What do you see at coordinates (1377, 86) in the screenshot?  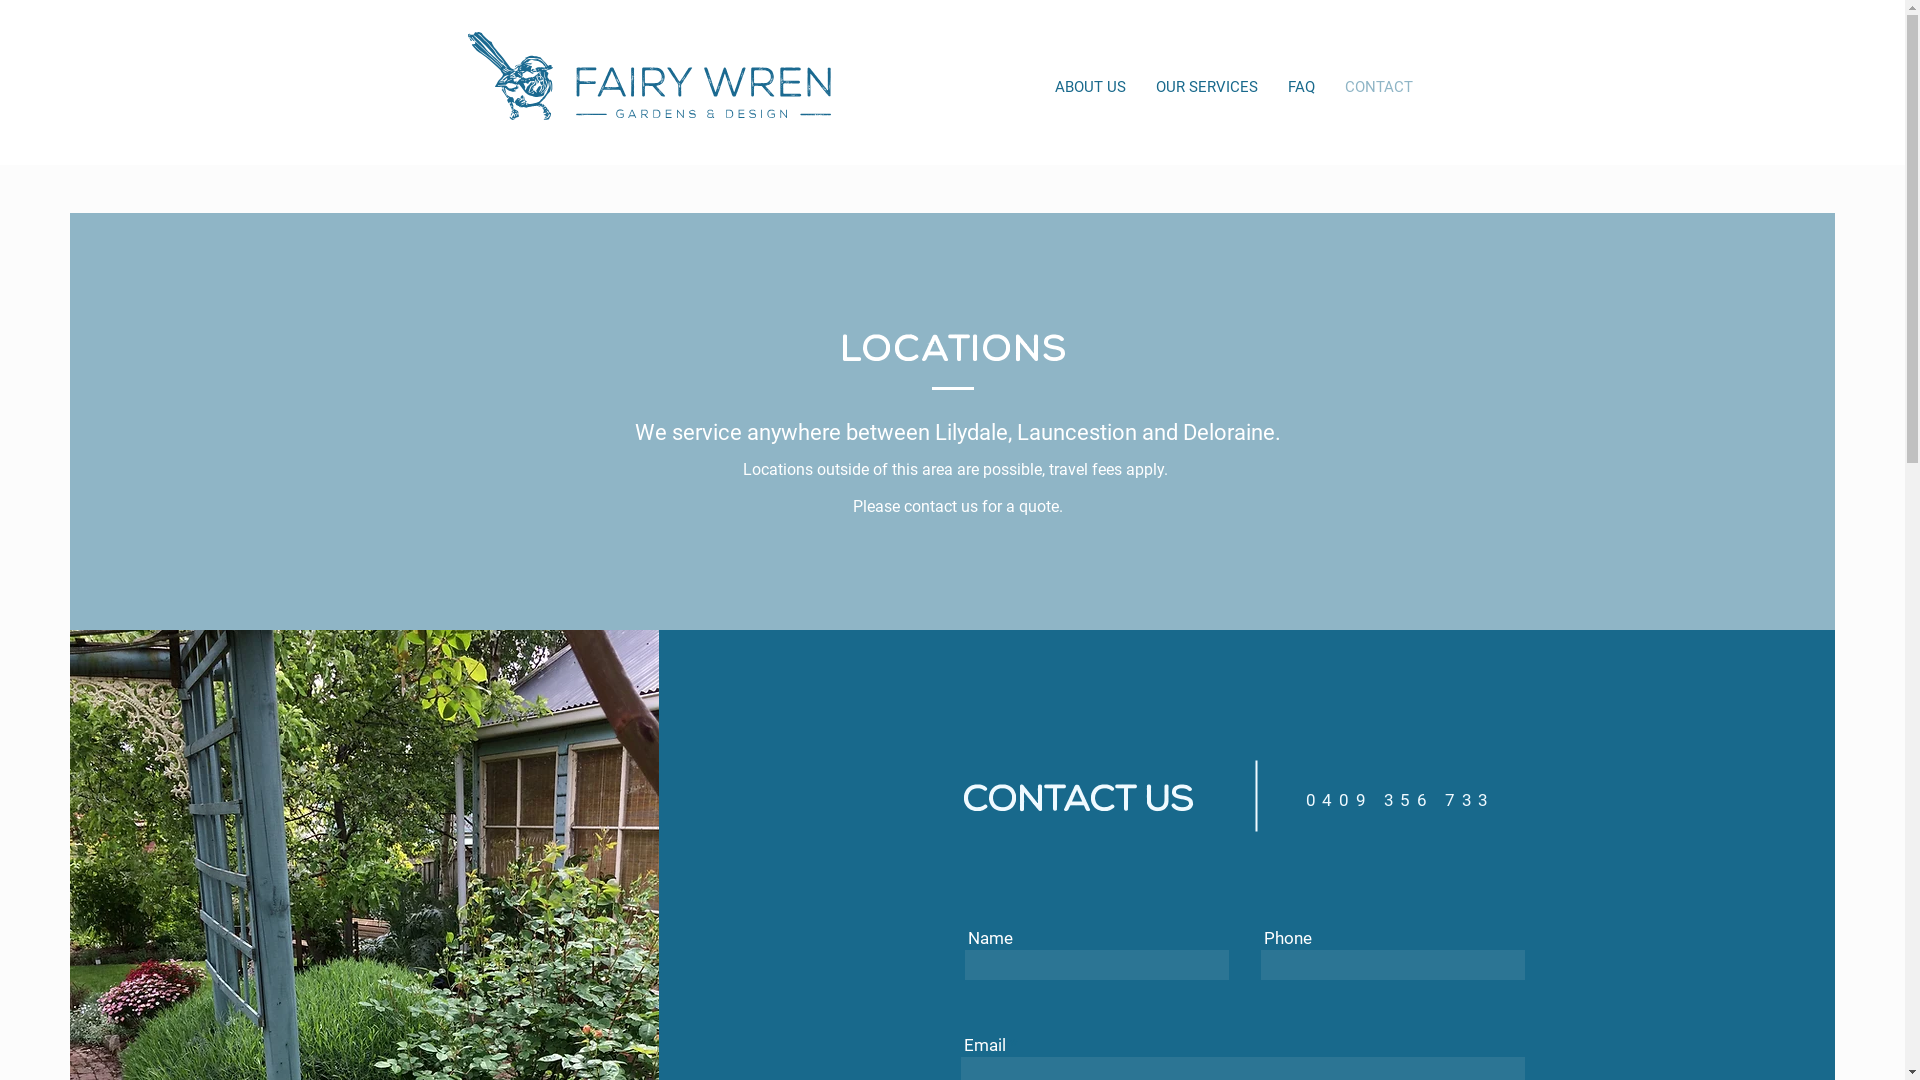 I see `'CONTACT'` at bounding box center [1377, 86].